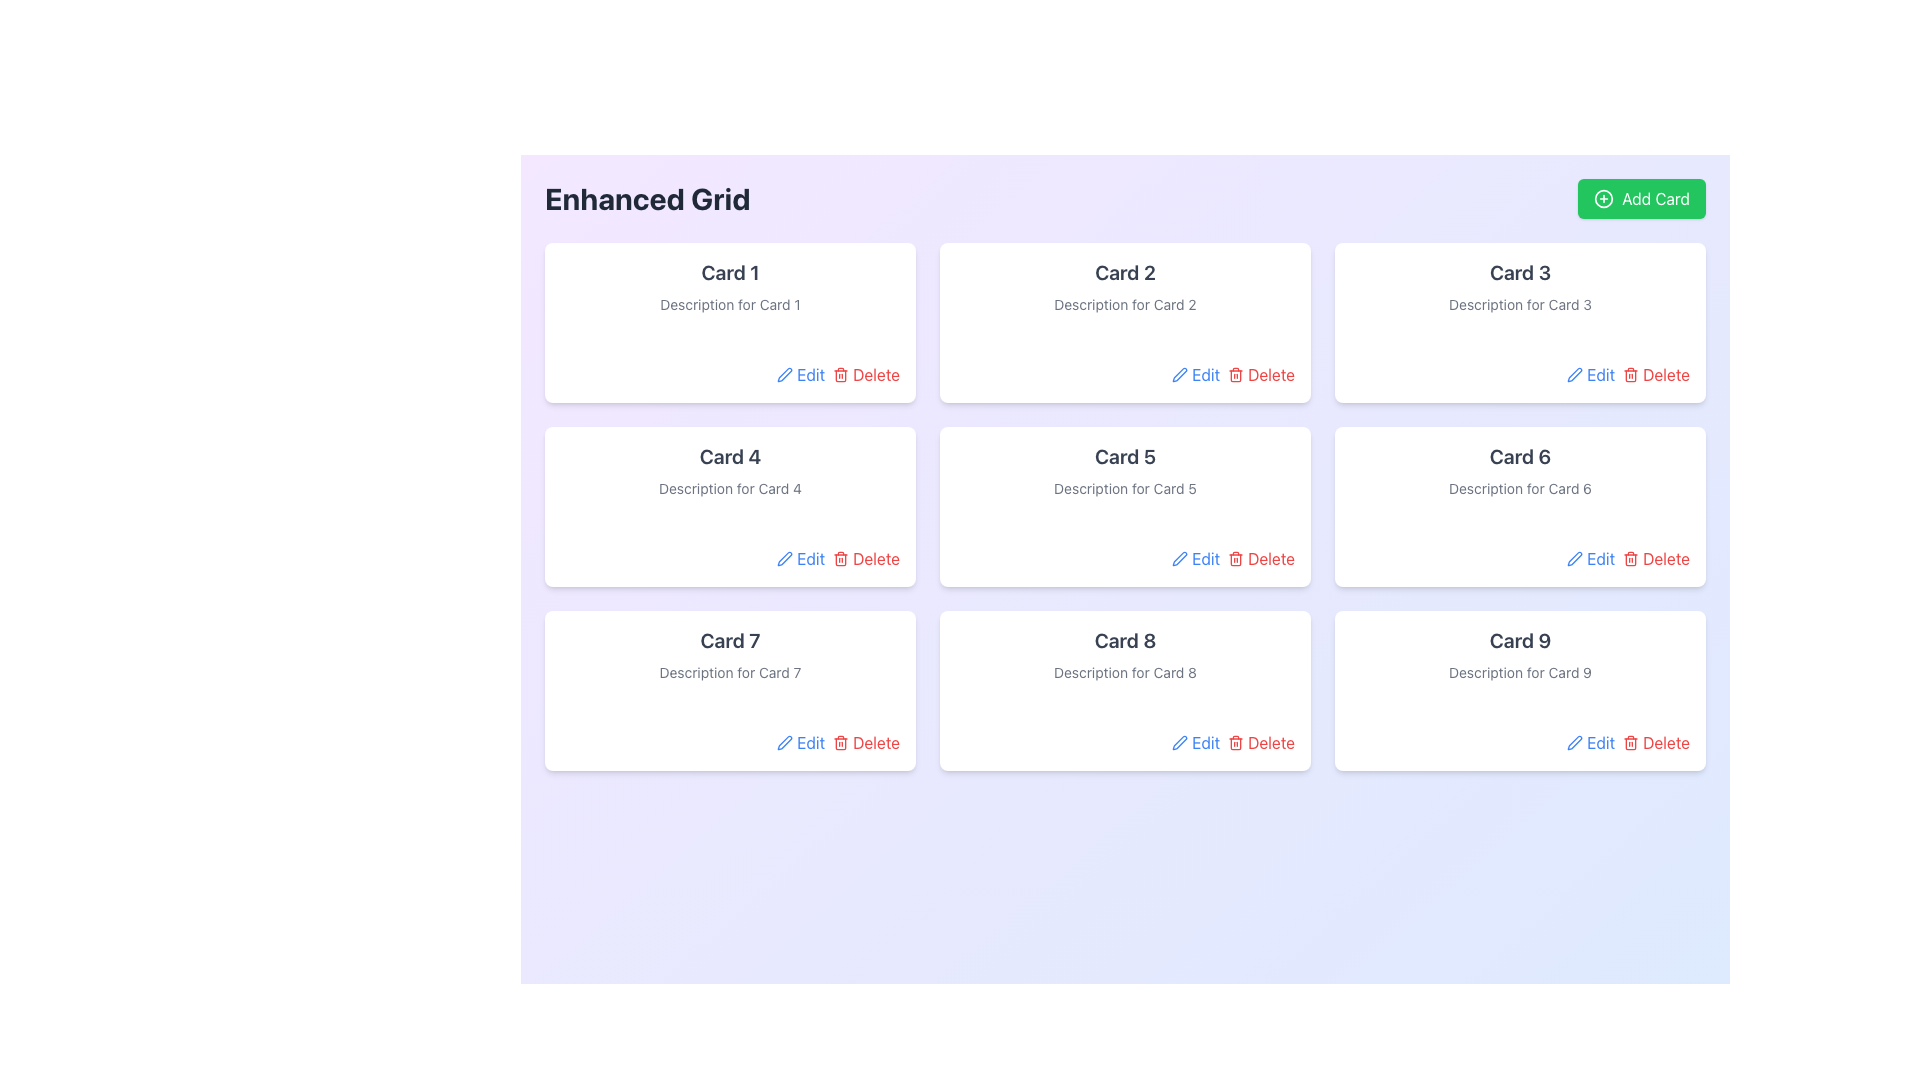  What do you see at coordinates (1520, 470) in the screenshot?
I see `the Text block element titled 'Card 6' which contains the description 'Description for Card 6', located in the second row and third column of the grid layout` at bounding box center [1520, 470].